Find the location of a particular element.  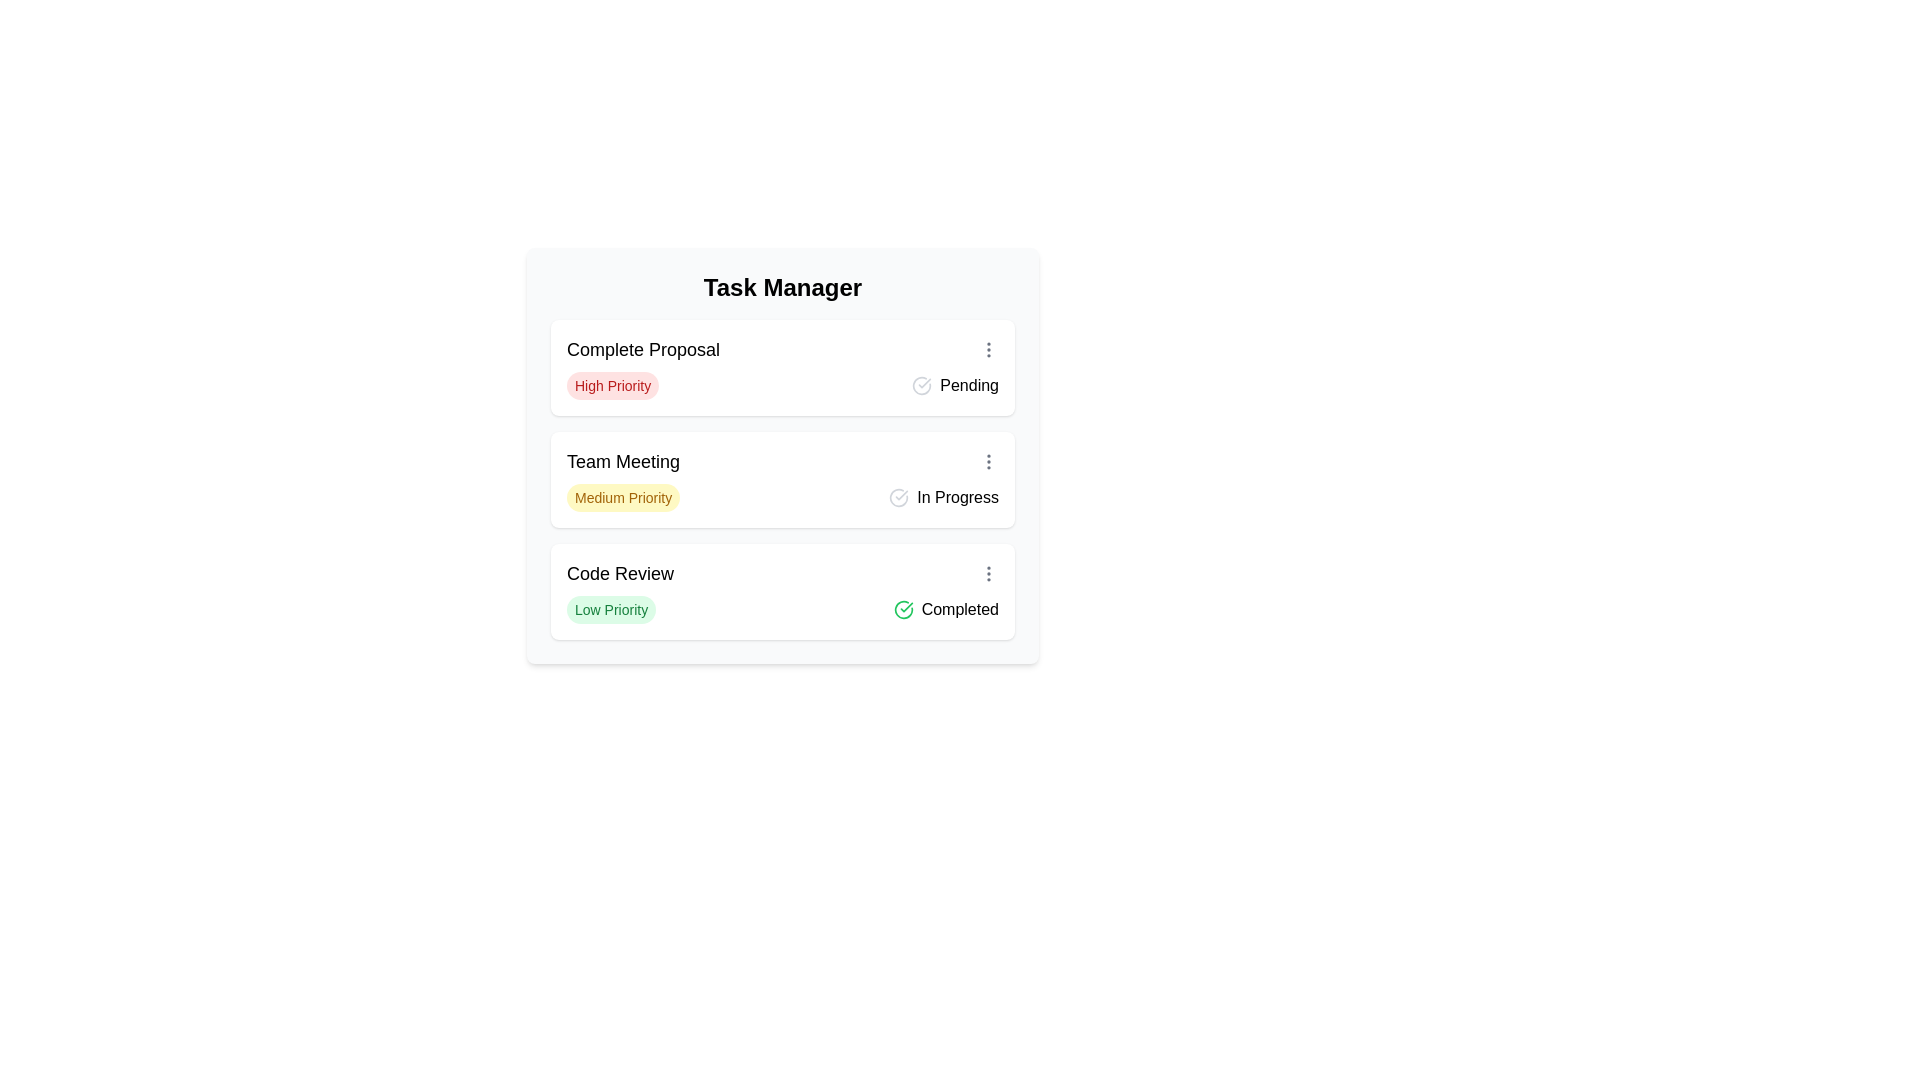

the vertical ellipsis options button located at the rightmost section of the 'Code Review' row beside the text 'Completed' is located at coordinates (988, 574).